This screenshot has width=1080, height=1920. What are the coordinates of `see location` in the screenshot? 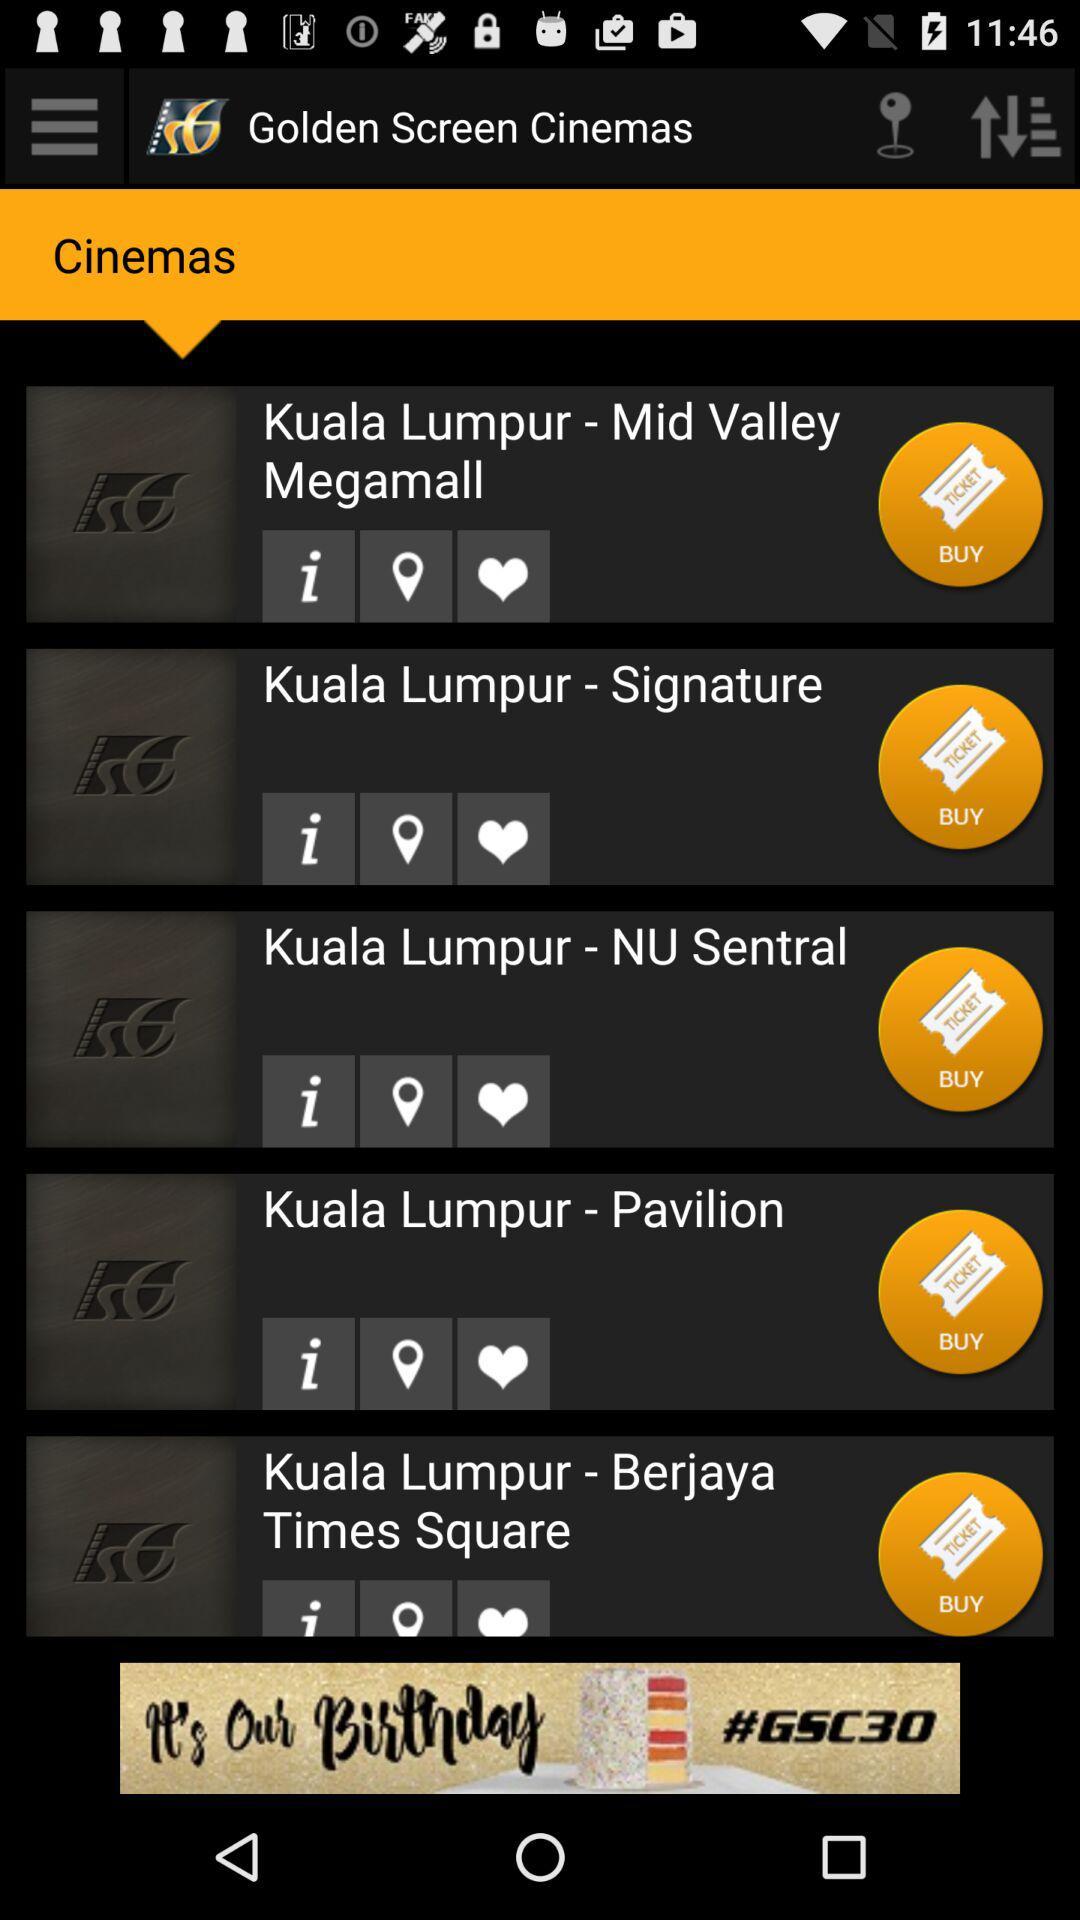 It's located at (405, 1362).